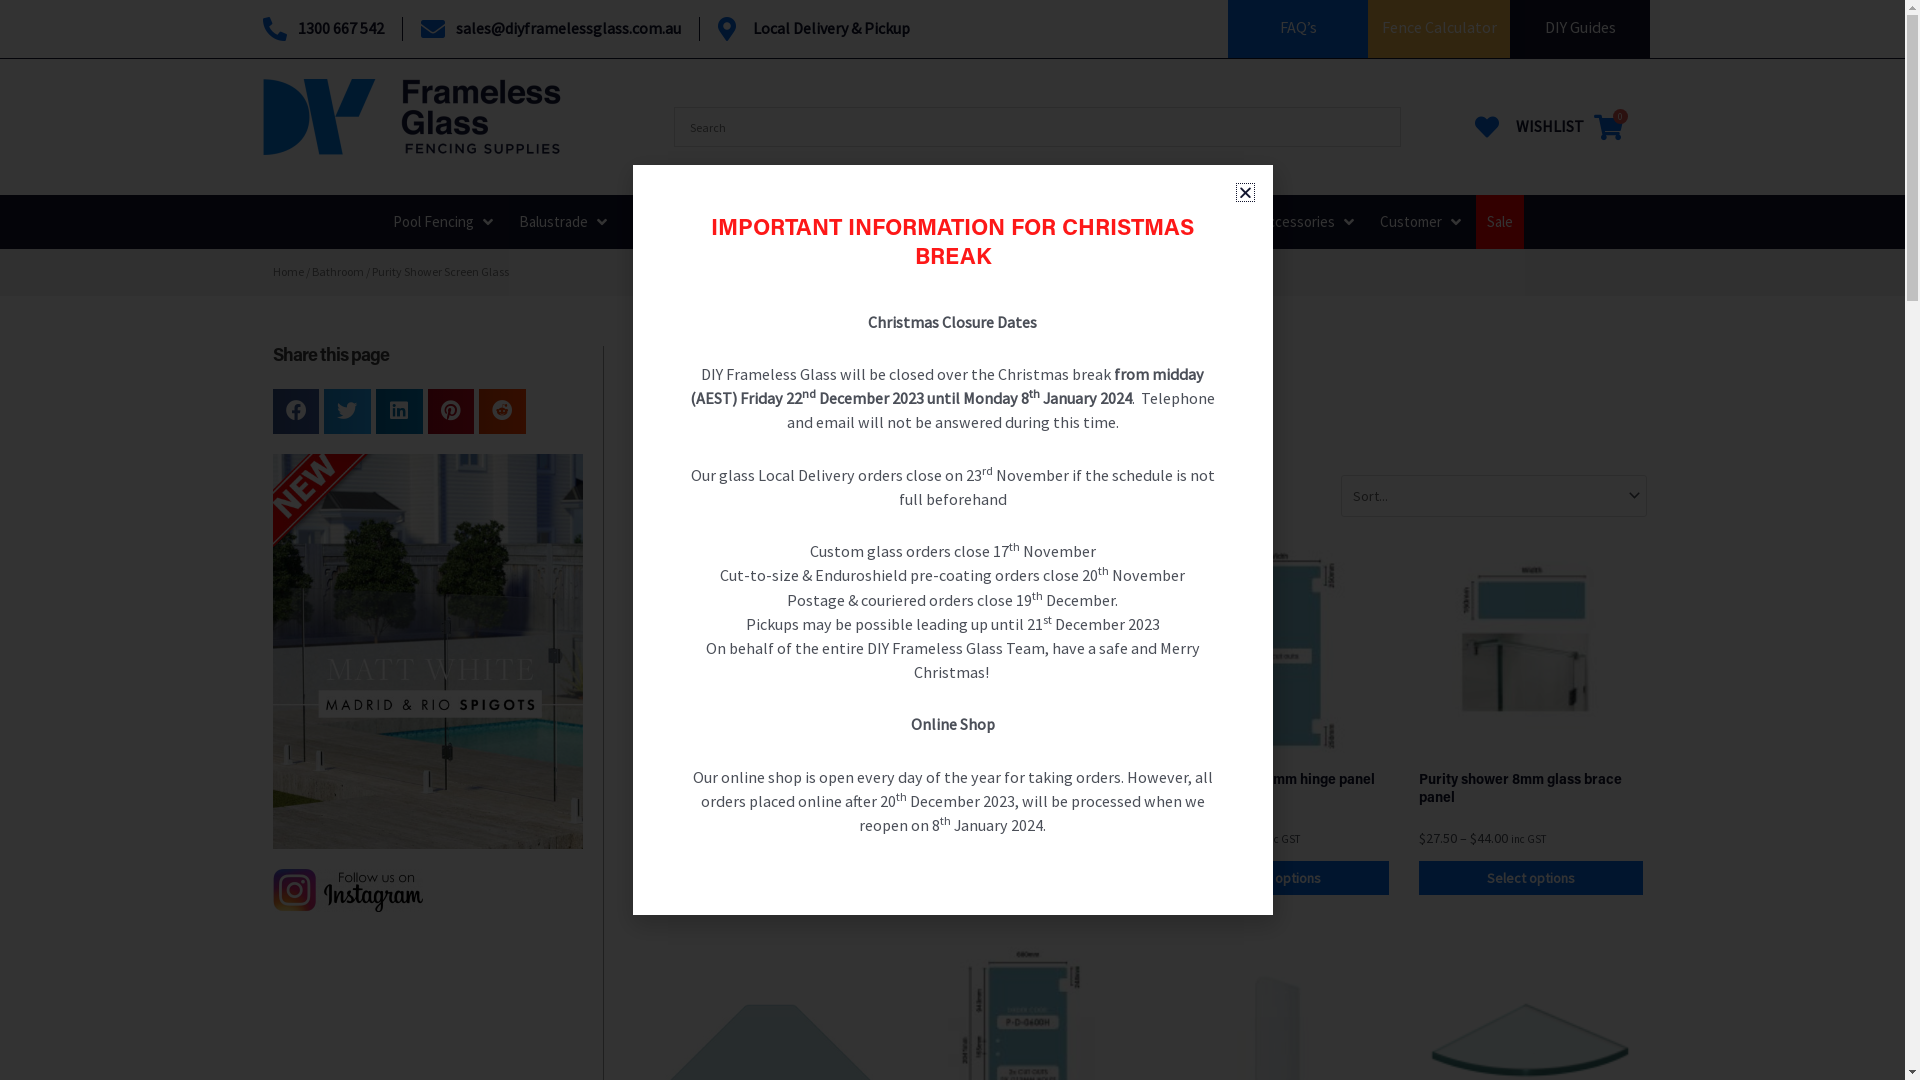  I want to click on 'follow us on Instagram', so click(346, 889).